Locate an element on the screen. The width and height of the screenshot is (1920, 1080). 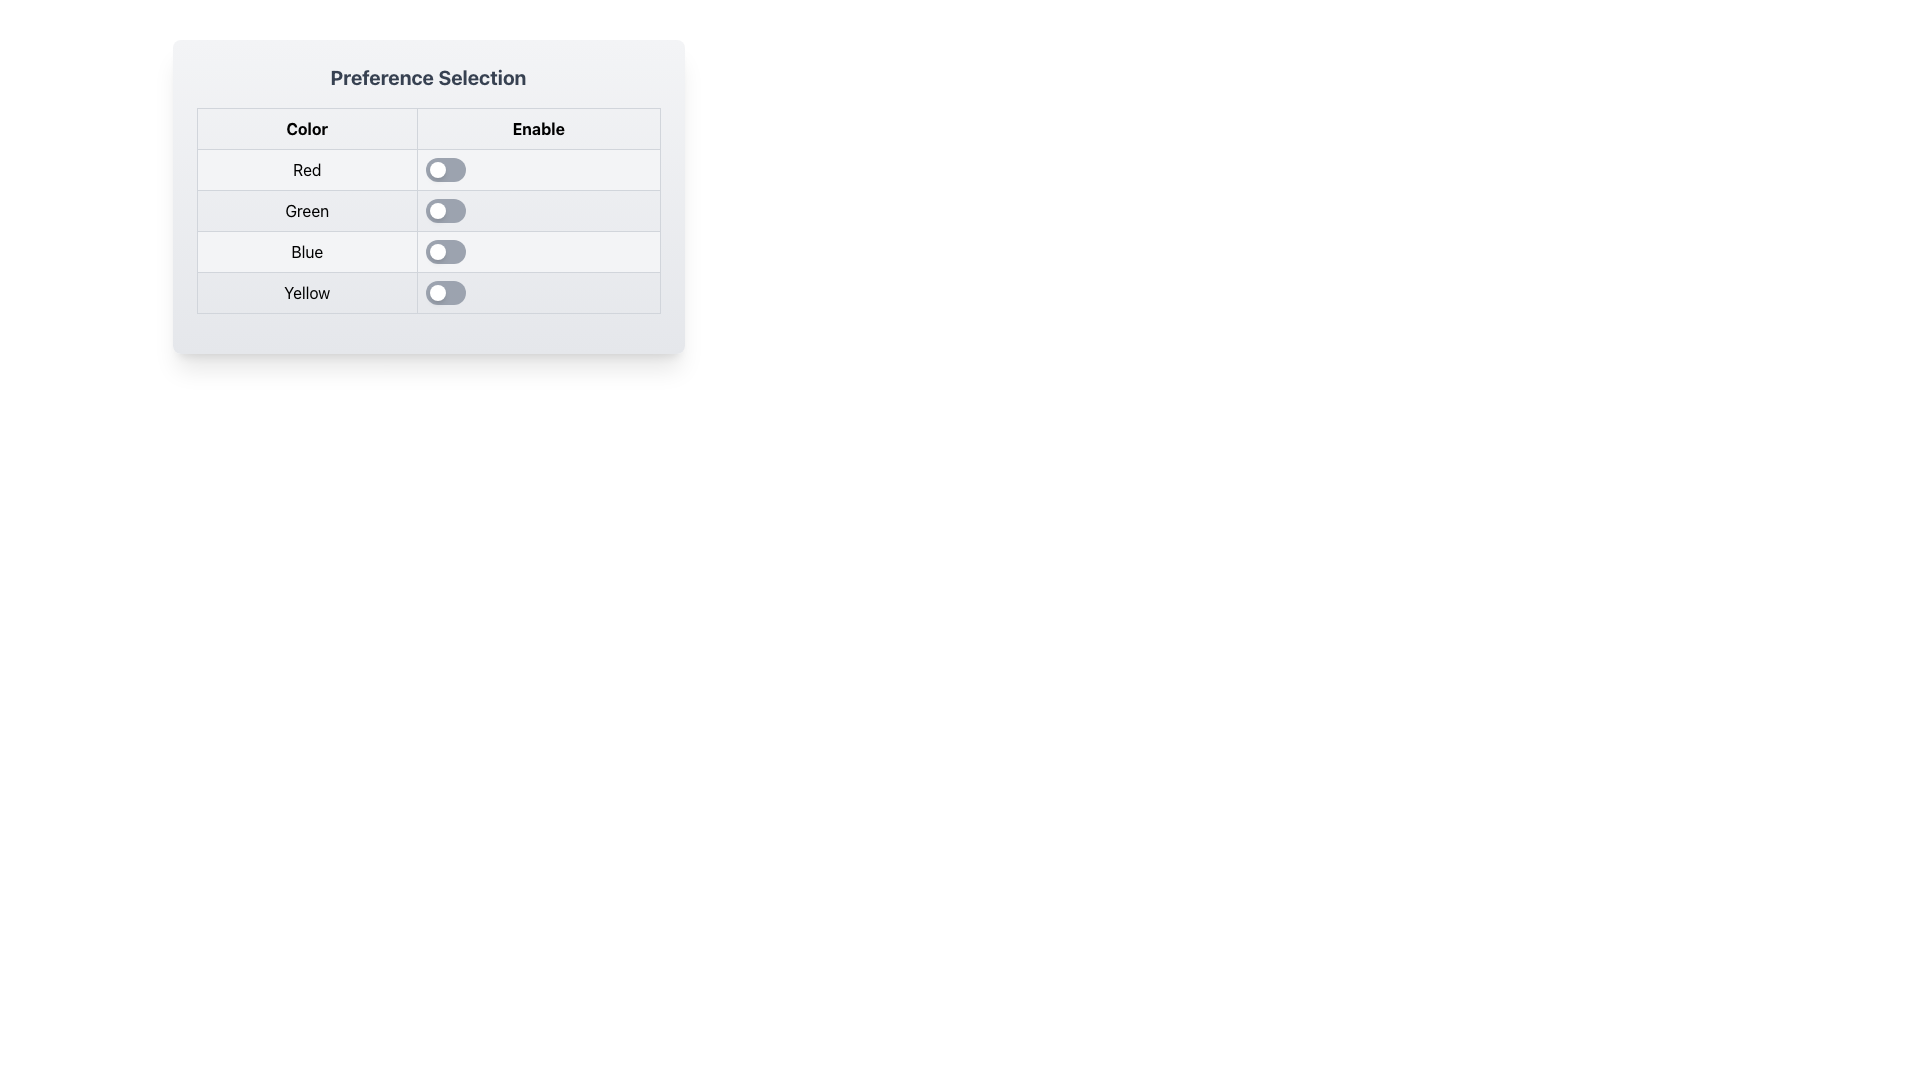
the toggle switch corresponding to the 'Red' preference in the 'Enable' column of the table to switch its state is located at coordinates (427, 168).